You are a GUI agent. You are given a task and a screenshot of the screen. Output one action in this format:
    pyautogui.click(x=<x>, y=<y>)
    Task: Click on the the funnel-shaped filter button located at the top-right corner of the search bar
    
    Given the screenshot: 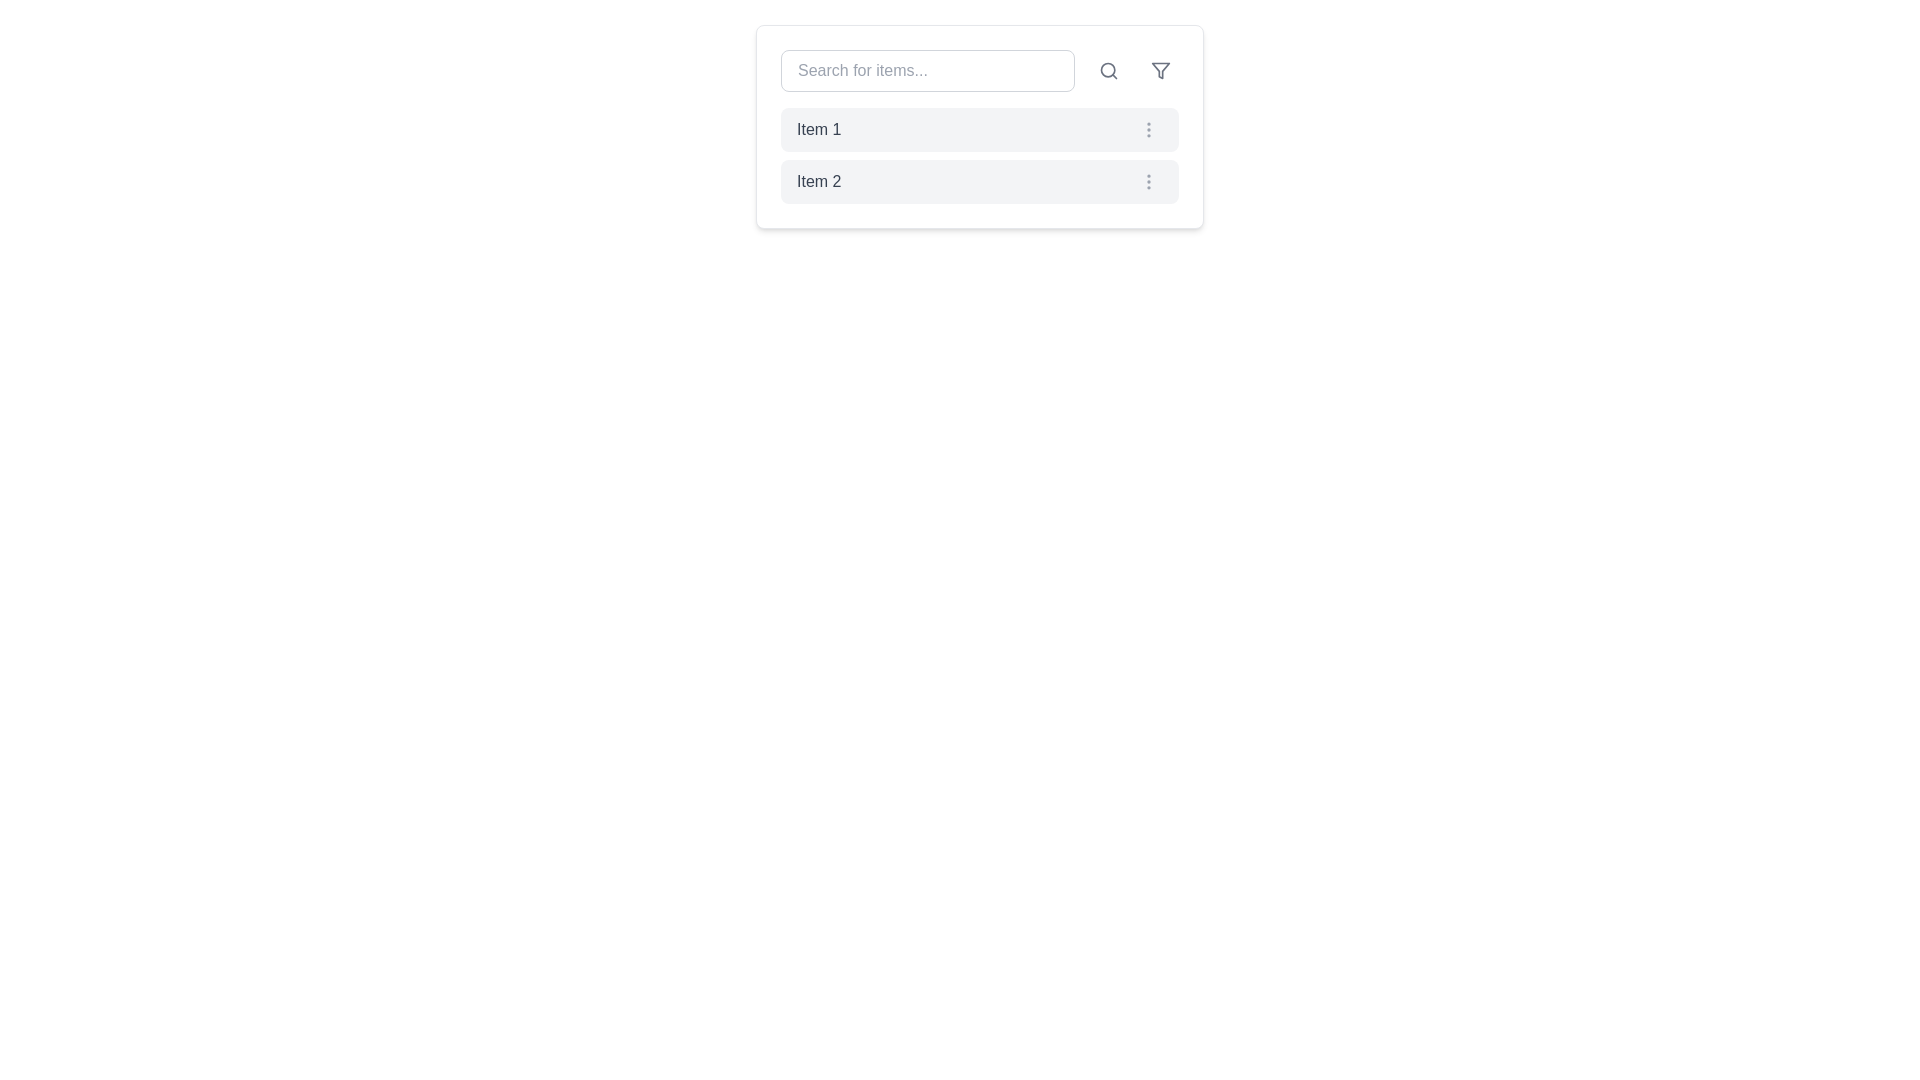 What is the action you would take?
    pyautogui.click(x=1161, y=69)
    